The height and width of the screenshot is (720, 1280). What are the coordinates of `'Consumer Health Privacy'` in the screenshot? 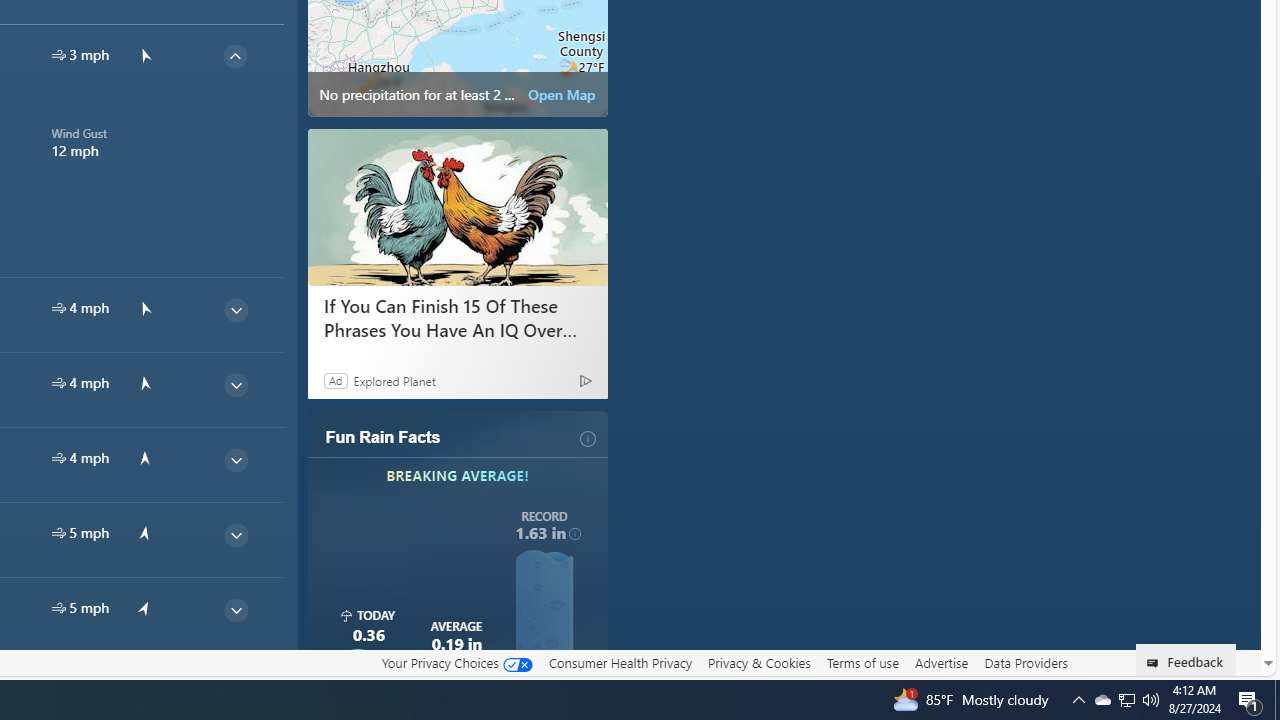 It's located at (619, 662).